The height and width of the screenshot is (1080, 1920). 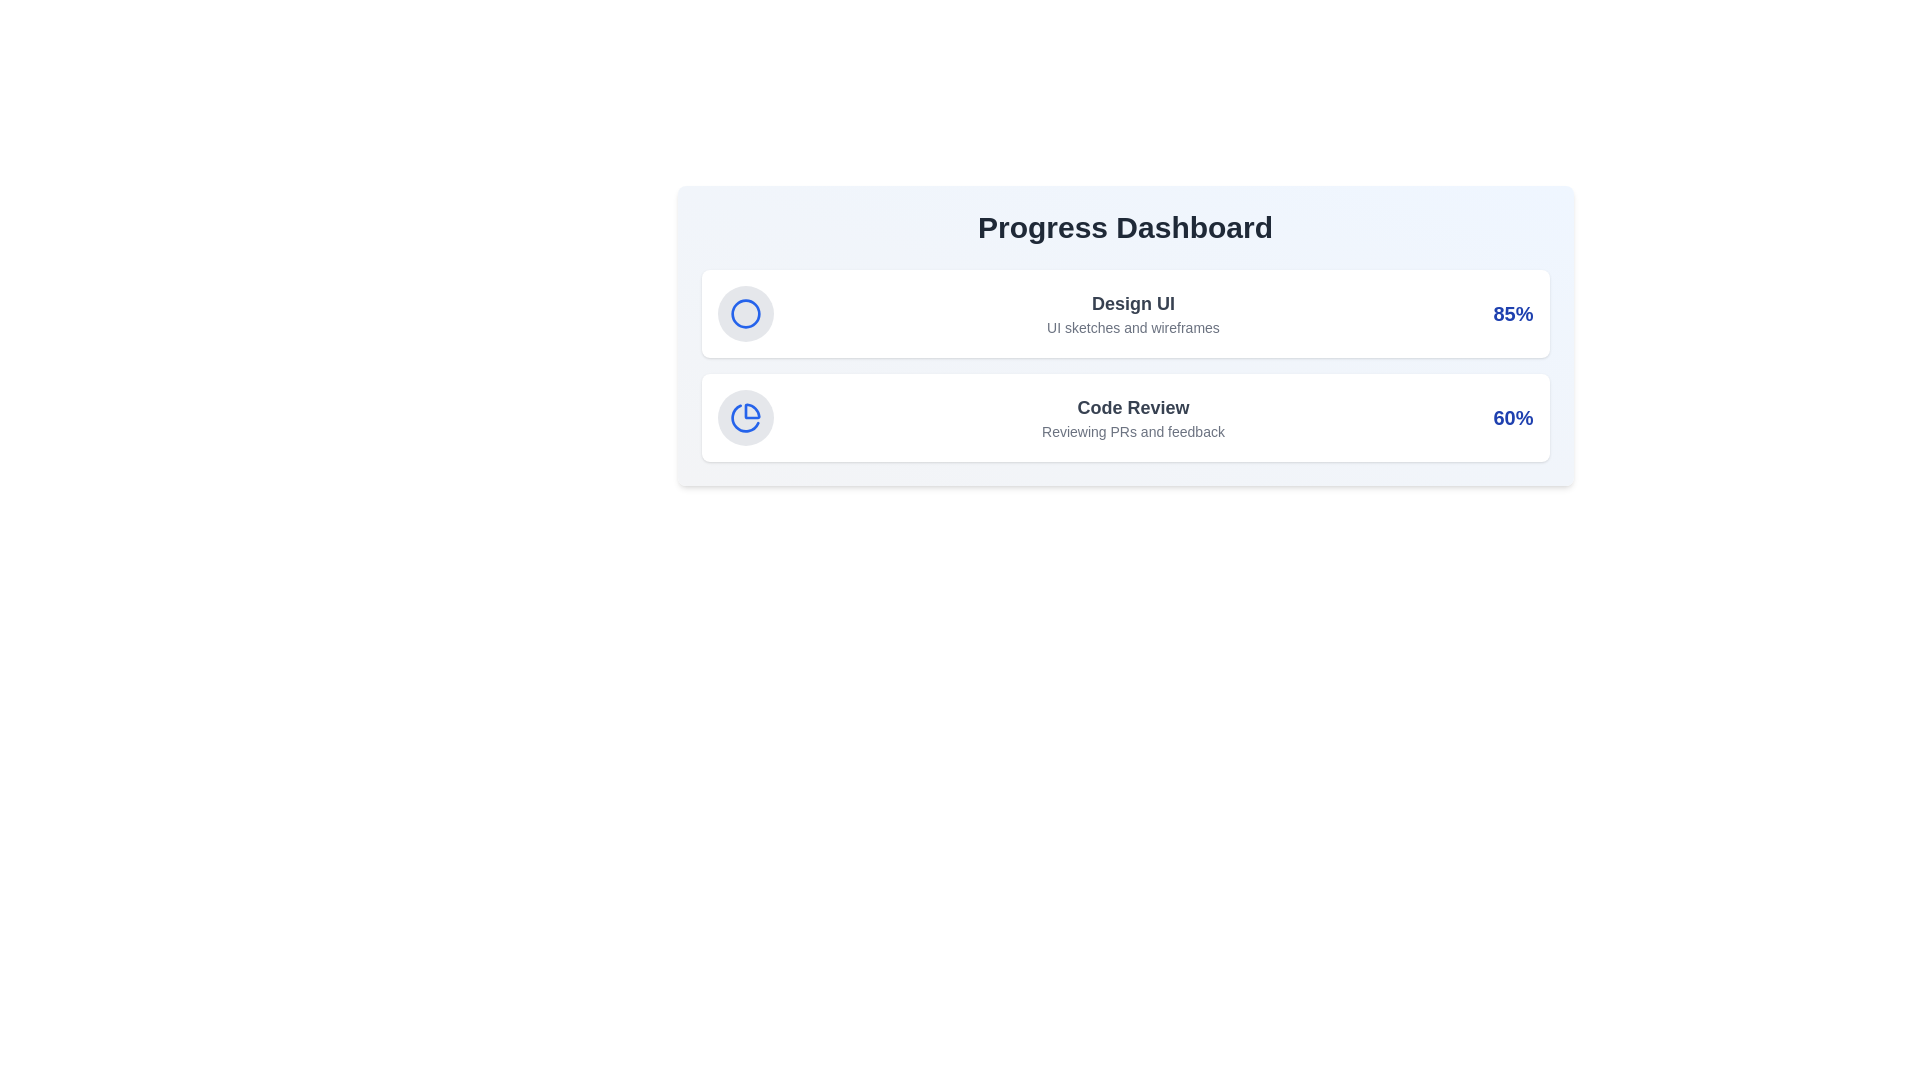 I want to click on the progress Text label that indicates the completion percentage for the task titled 'Design UI', located to the right of the descriptive text 'UI sketches and wireframes', so click(x=1513, y=313).